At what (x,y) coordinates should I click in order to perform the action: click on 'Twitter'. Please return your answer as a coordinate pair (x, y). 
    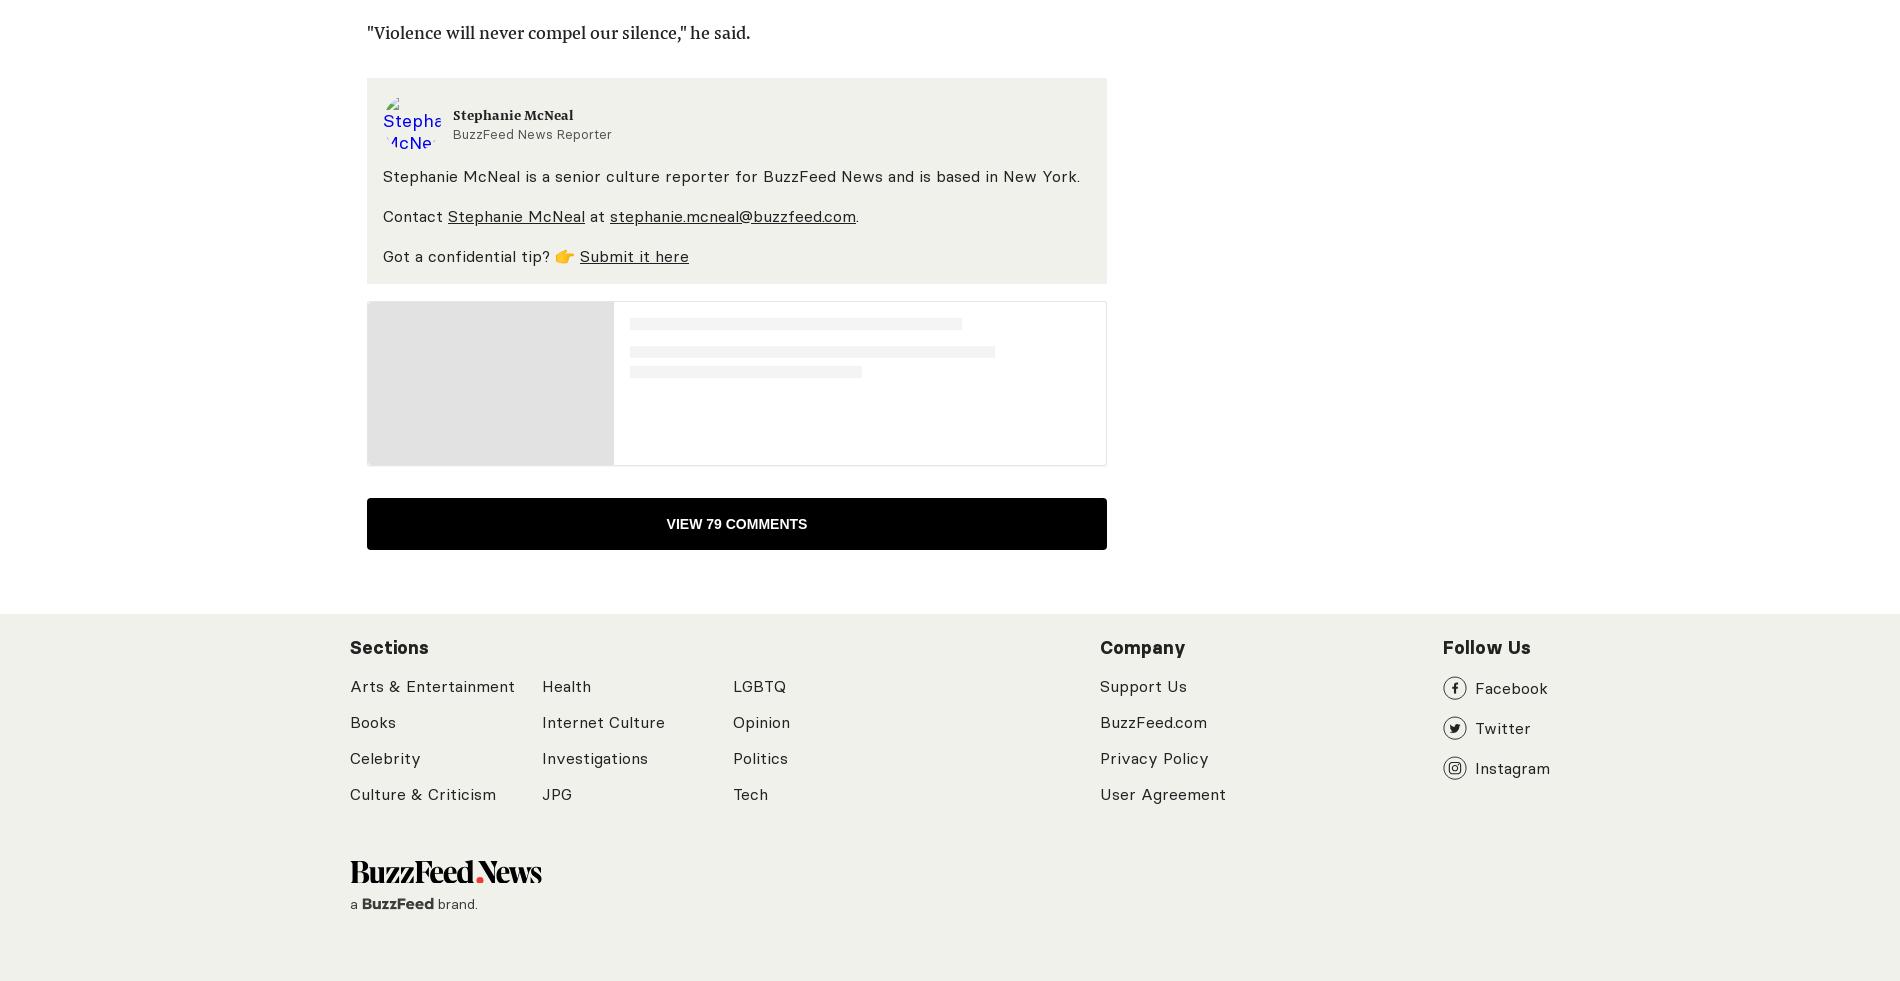
    Looking at the image, I should click on (1503, 727).